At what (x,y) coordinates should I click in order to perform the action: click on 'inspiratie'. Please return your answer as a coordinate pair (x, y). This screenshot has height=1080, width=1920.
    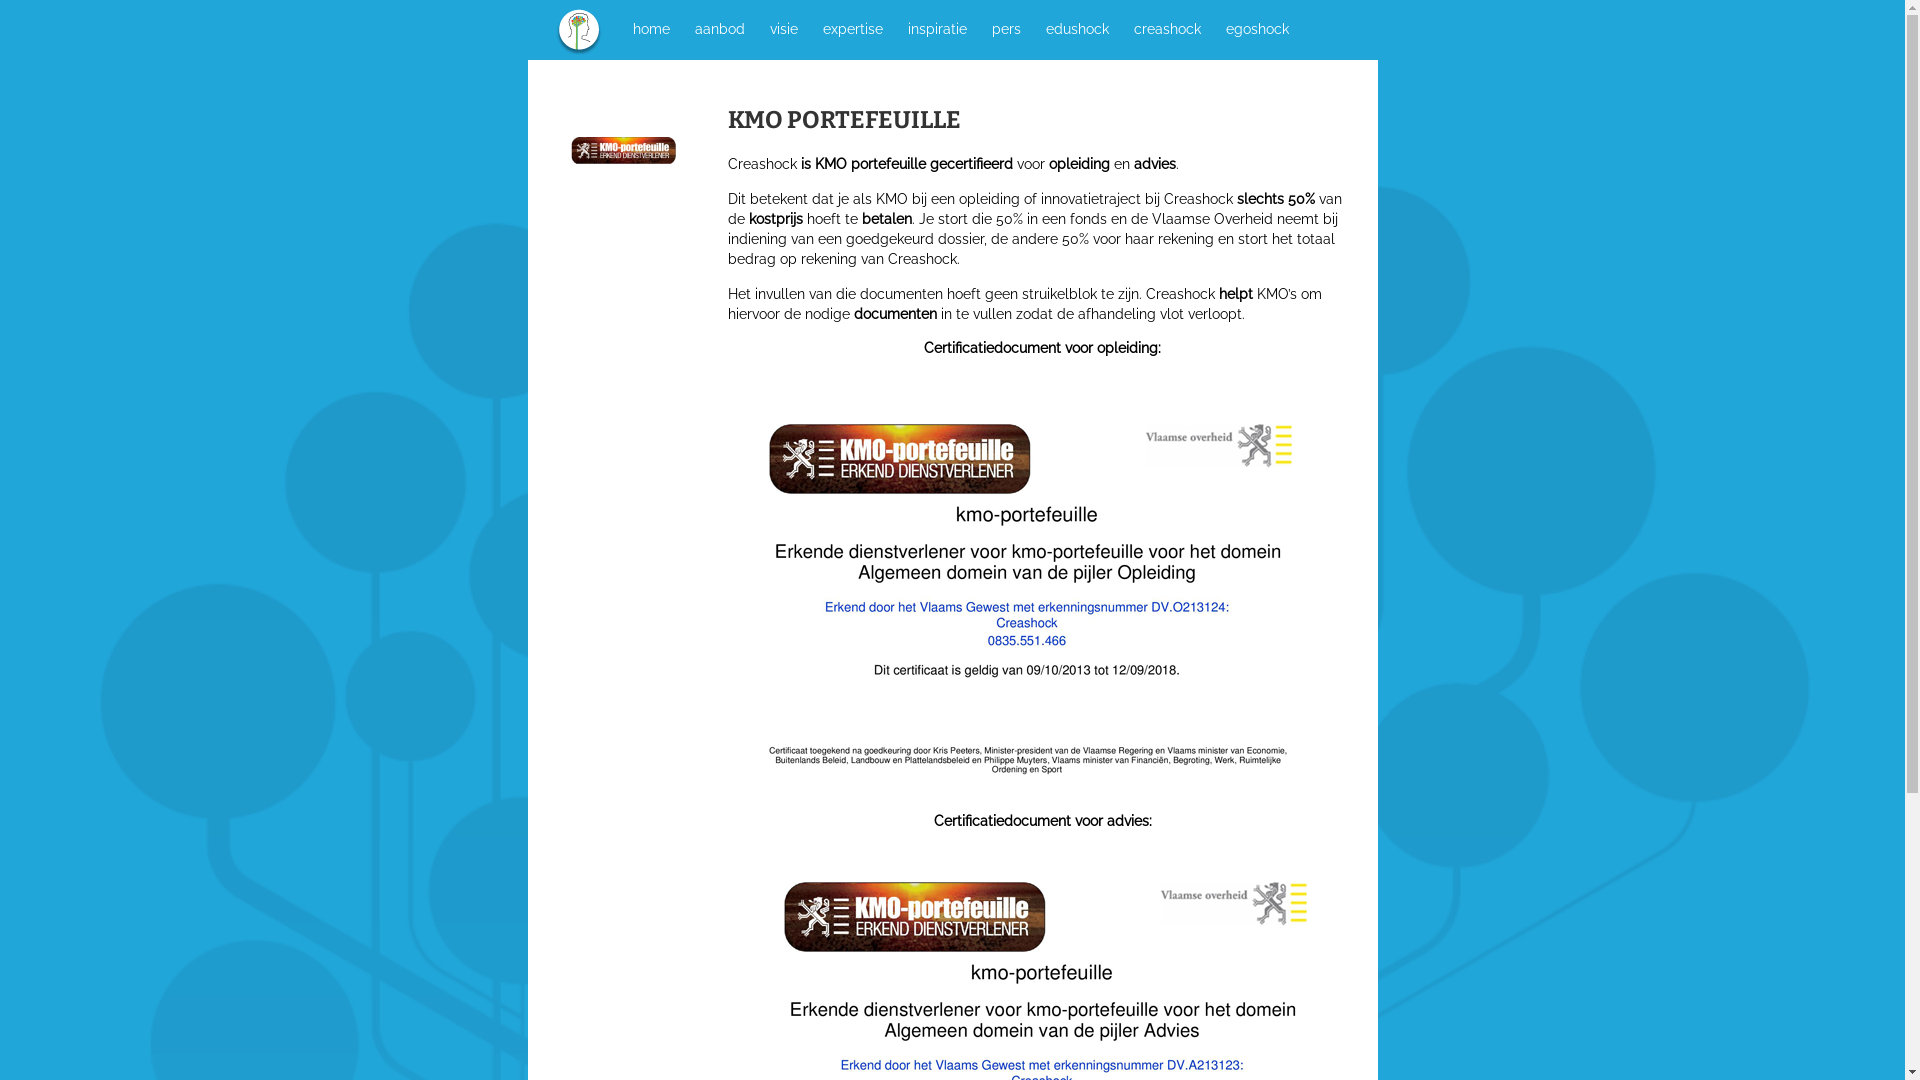
    Looking at the image, I should click on (935, 28).